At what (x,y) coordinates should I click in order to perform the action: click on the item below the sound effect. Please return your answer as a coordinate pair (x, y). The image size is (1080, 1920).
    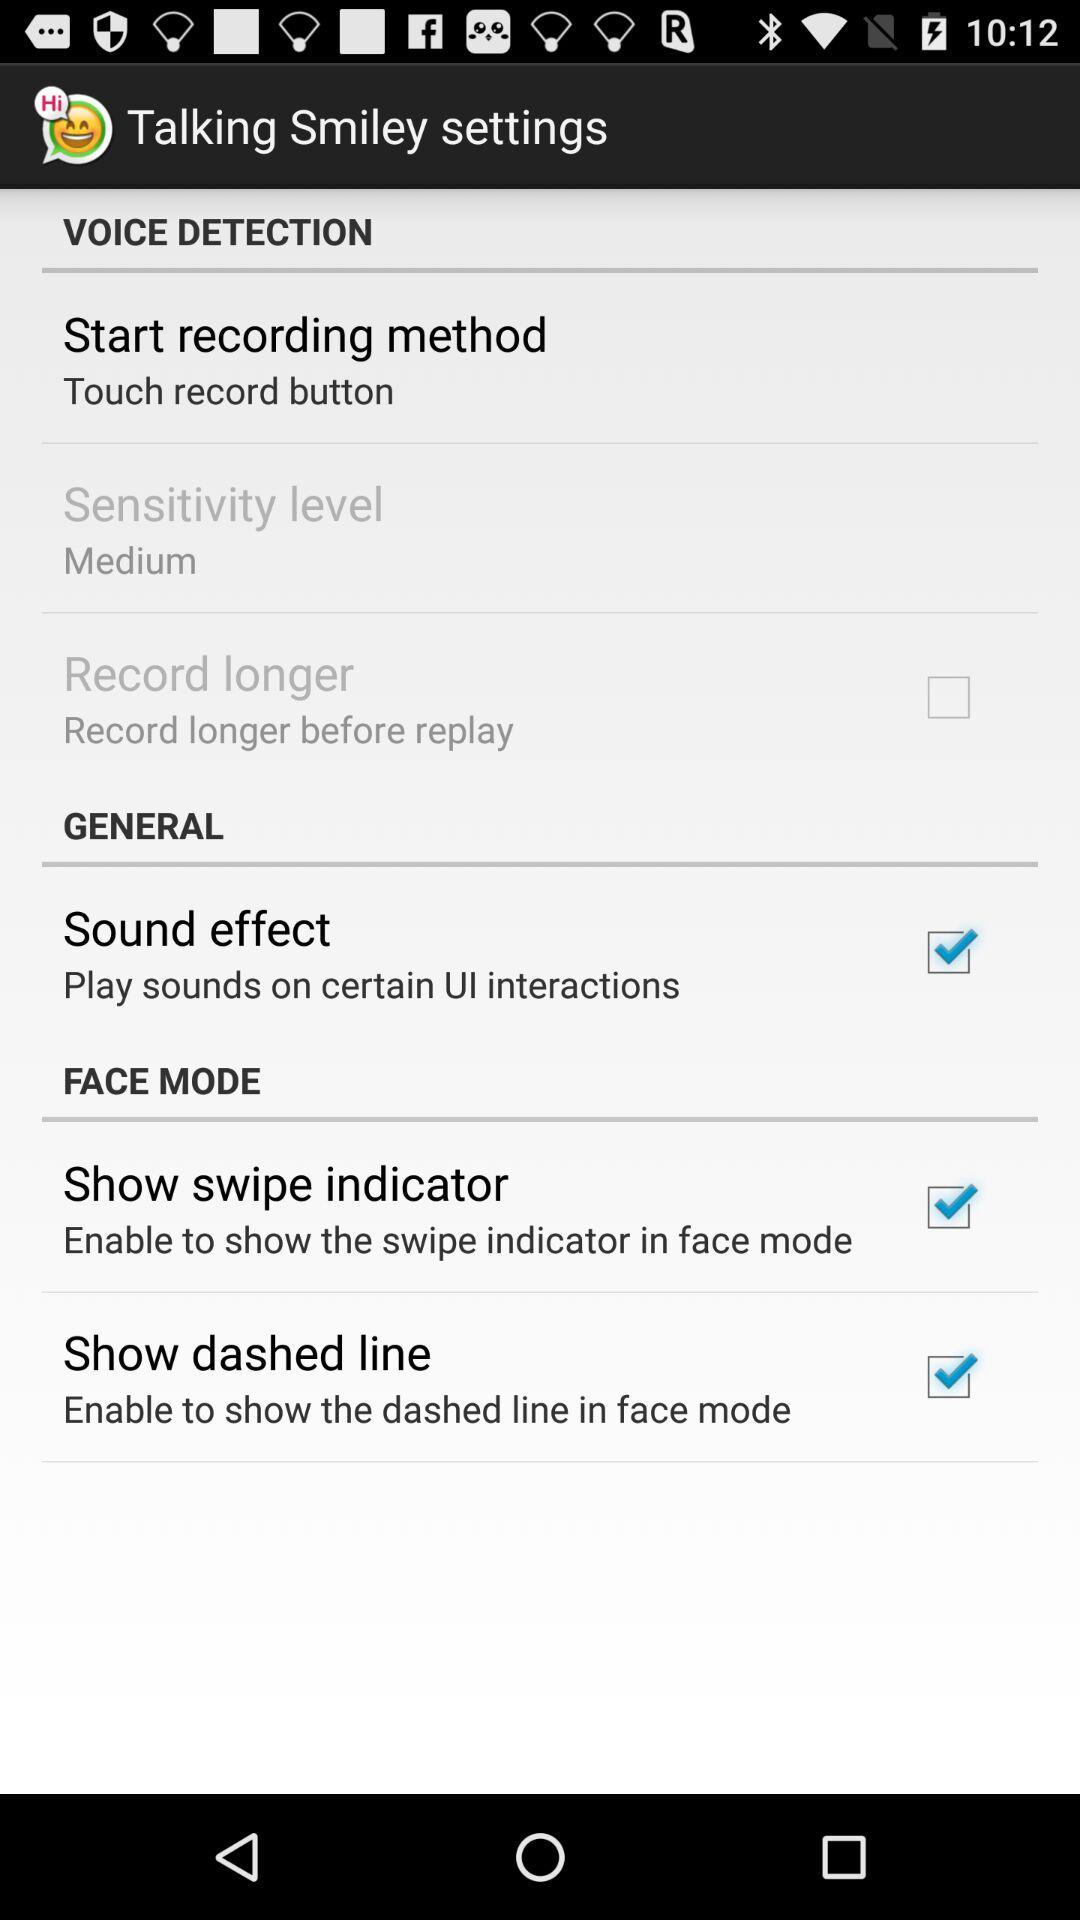
    Looking at the image, I should click on (371, 983).